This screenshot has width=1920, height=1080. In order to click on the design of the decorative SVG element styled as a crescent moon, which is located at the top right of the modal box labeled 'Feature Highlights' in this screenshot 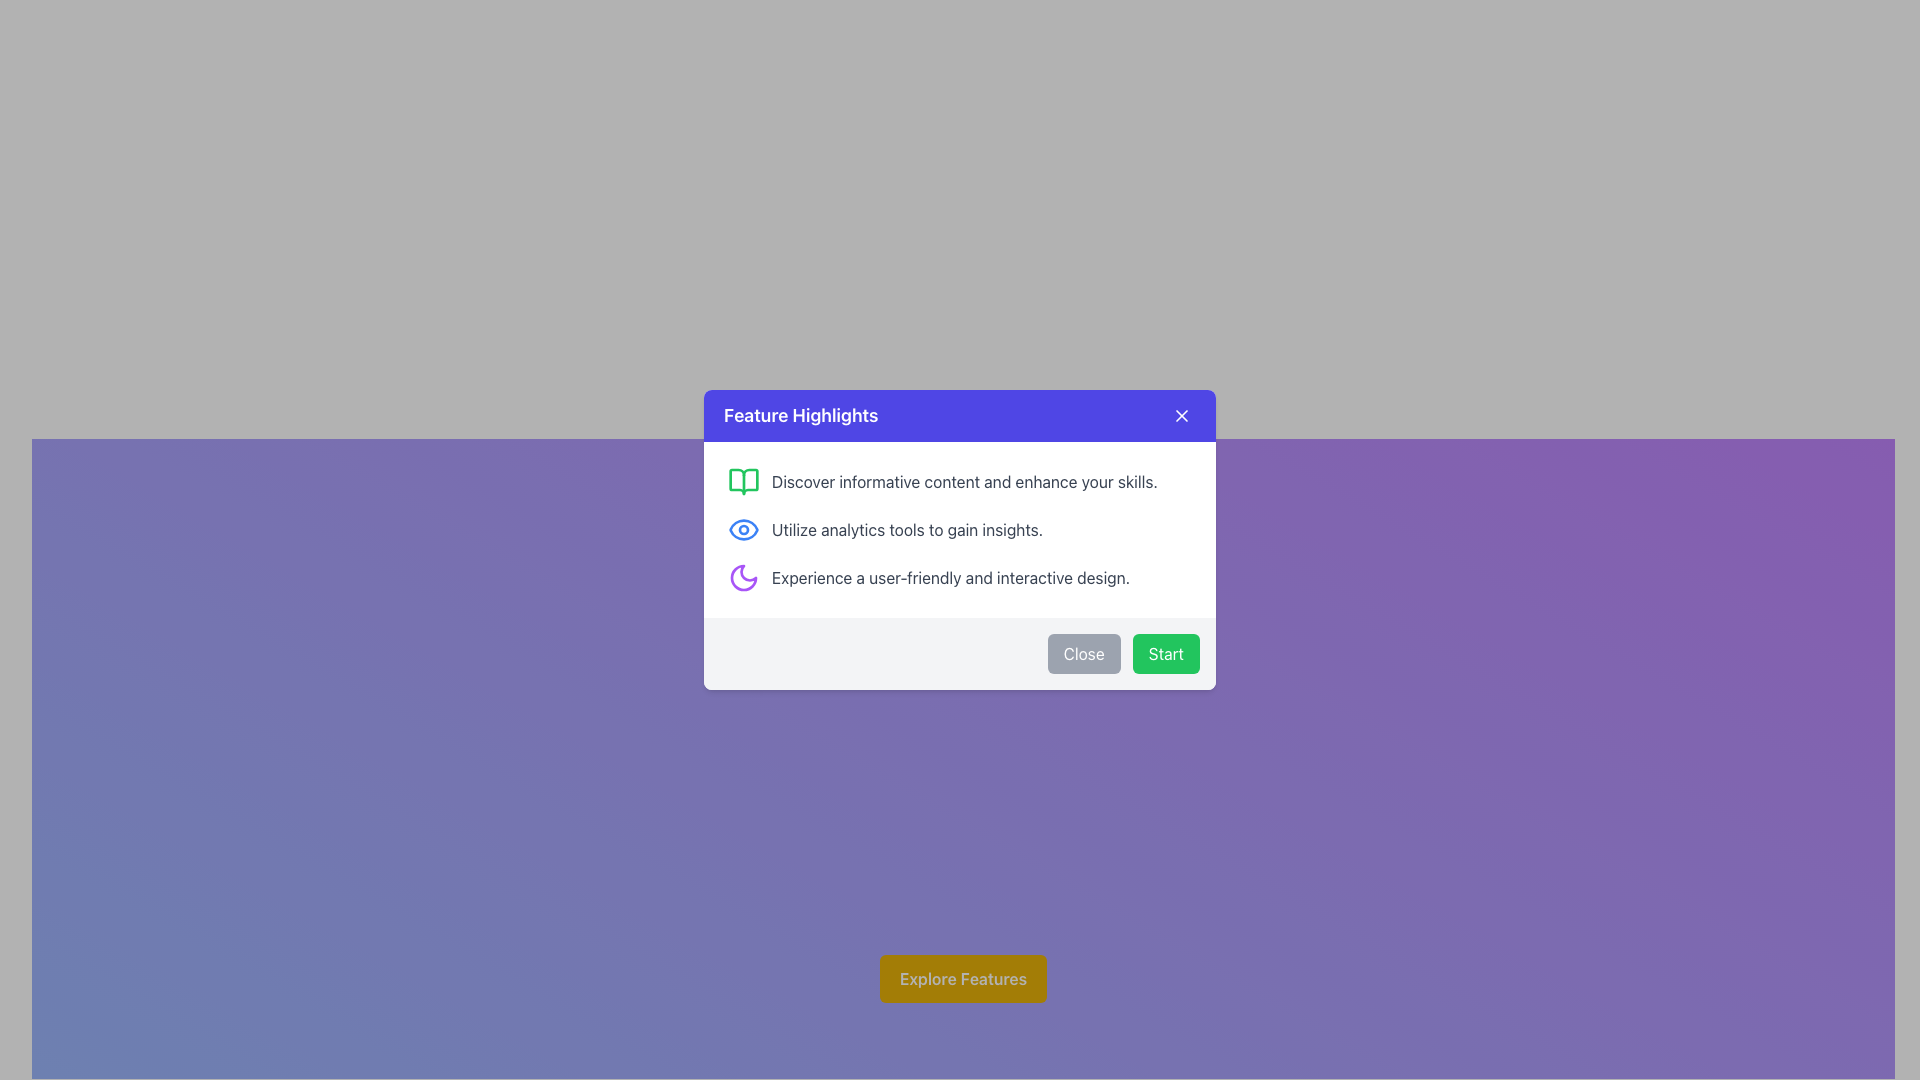, I will do `click(743, 578)`.